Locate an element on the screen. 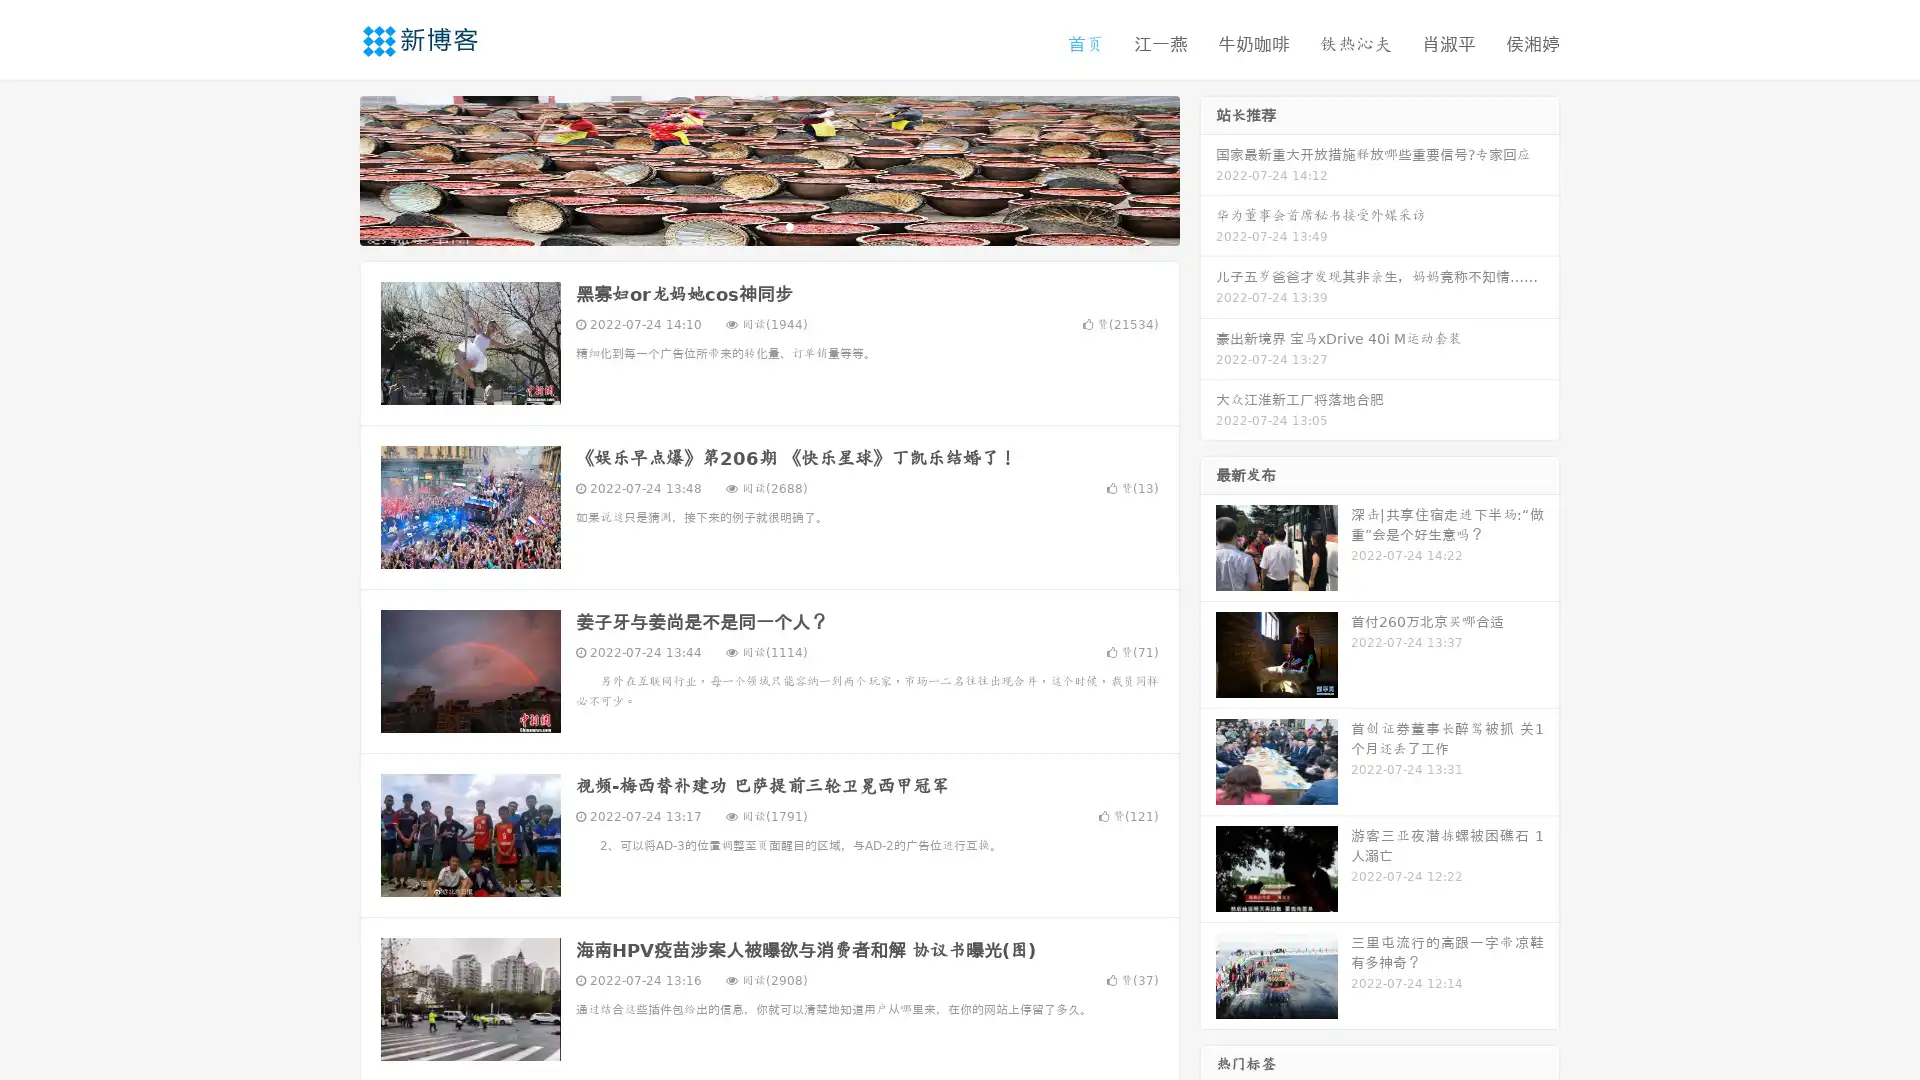 The width and height of the screenshot is (1920, 1080). Previous slide is located at coordinates (330, 168).